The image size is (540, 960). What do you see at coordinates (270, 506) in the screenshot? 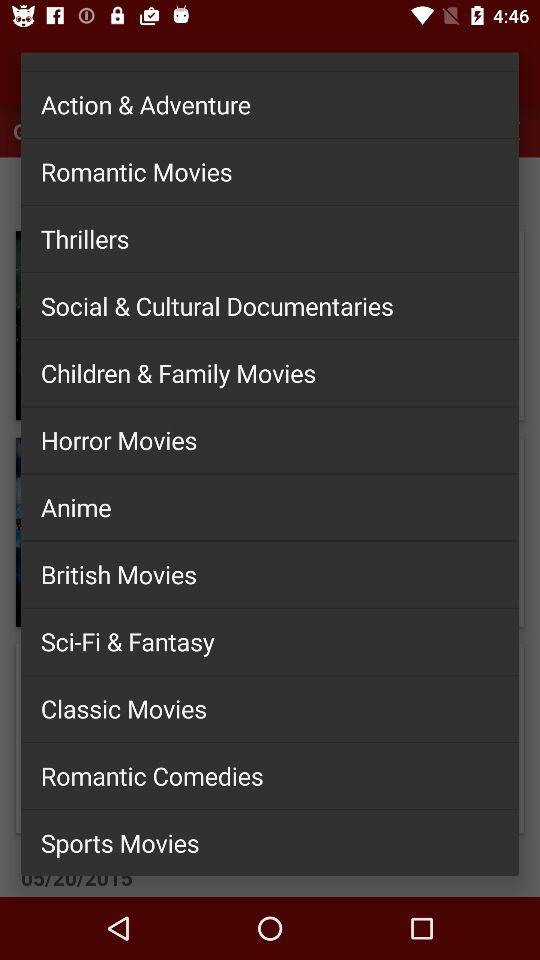
I see `the icon above the    british movies` at bounding box center [270, 506].